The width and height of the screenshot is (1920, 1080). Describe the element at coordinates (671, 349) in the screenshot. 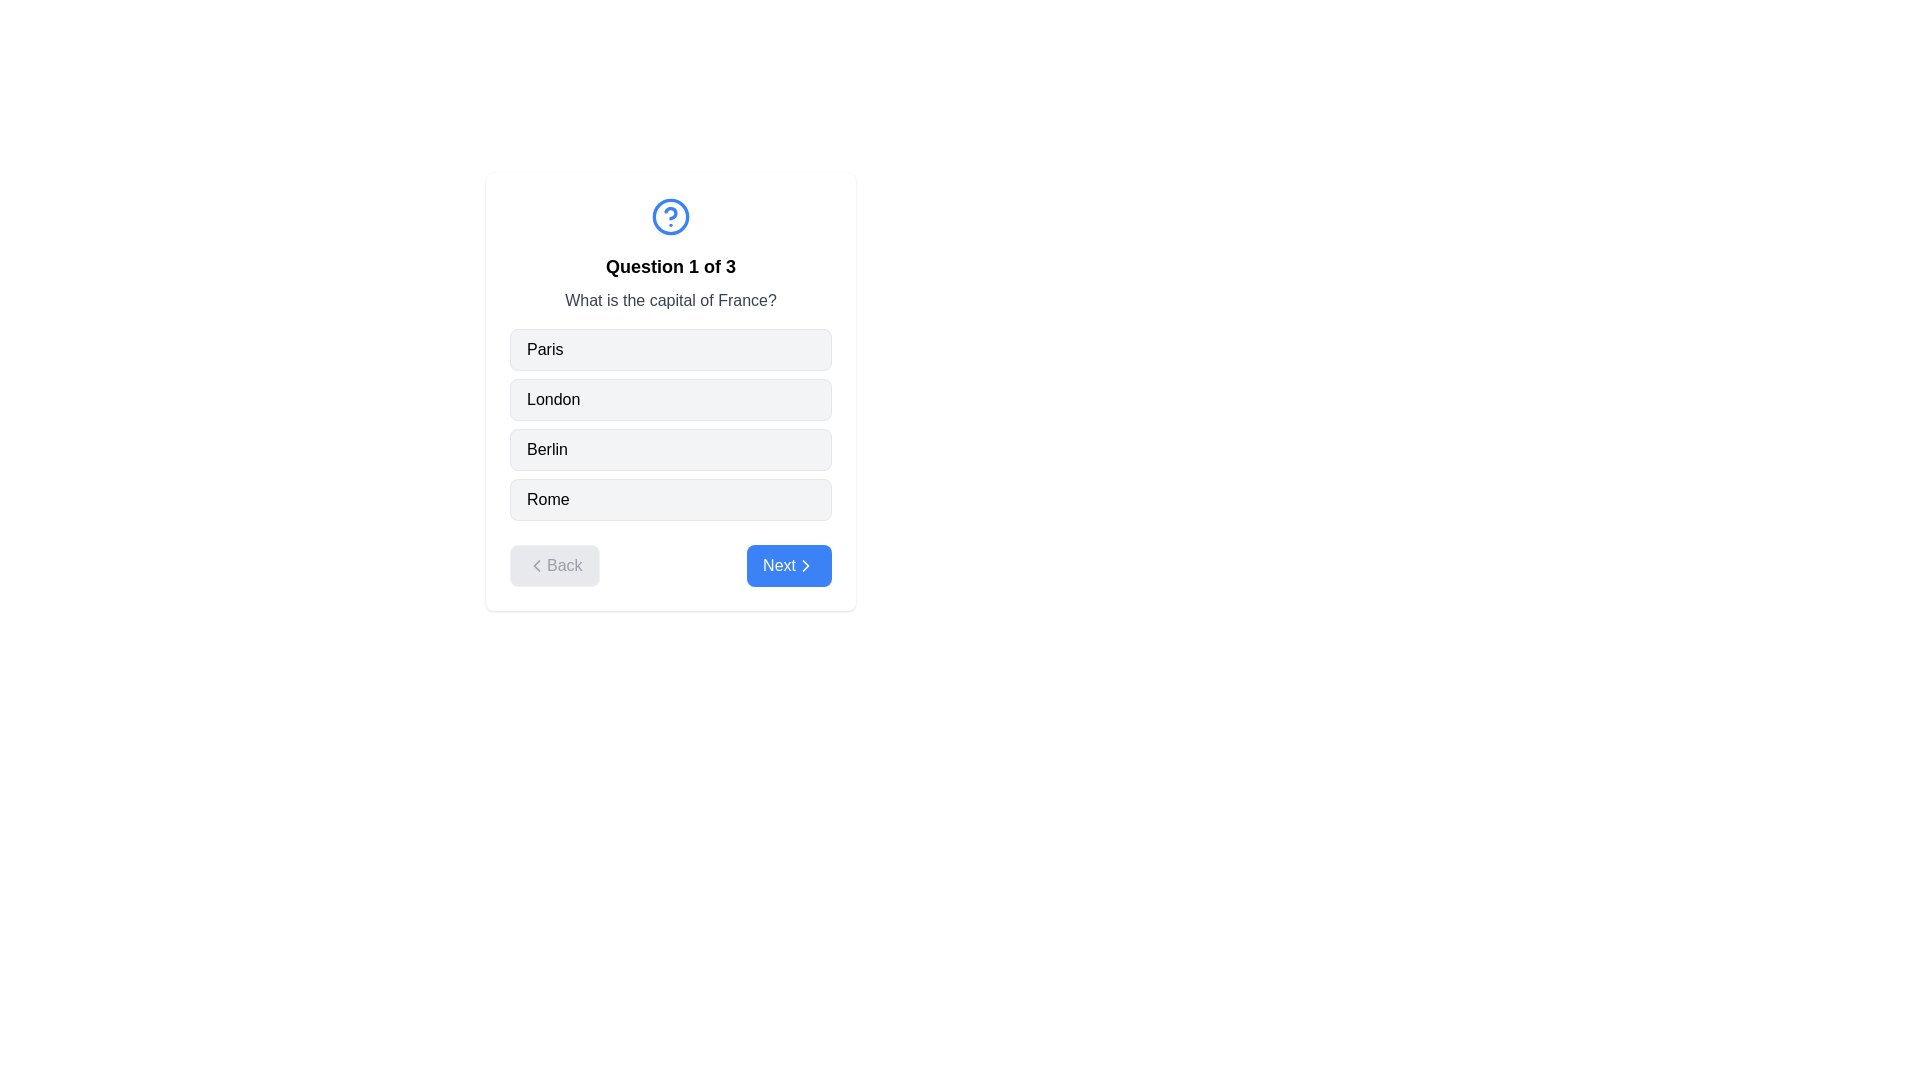

I see `the button labeled 'Paris', which is the first option in a vertical list of buttons with a light gray background and rounded corners` at that location.